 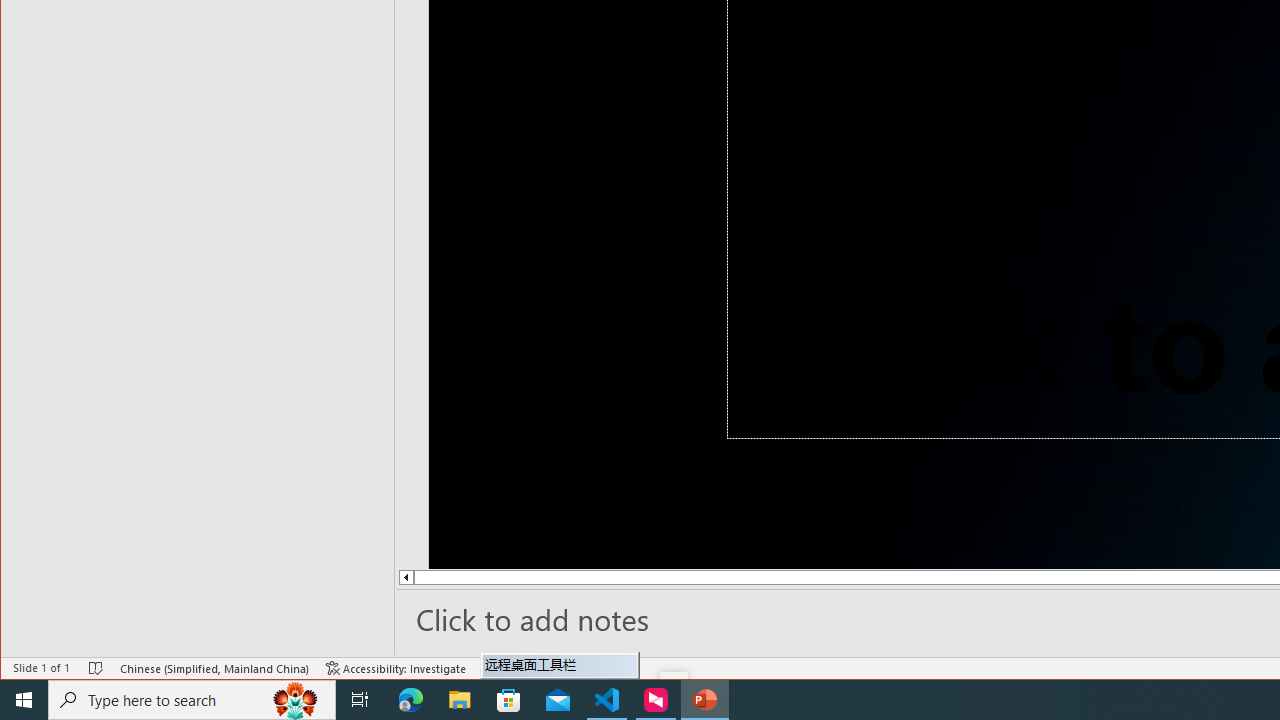 I want to click on 'Accessibility Checker Accessibility: Investigate', so click(x=396, y=668).